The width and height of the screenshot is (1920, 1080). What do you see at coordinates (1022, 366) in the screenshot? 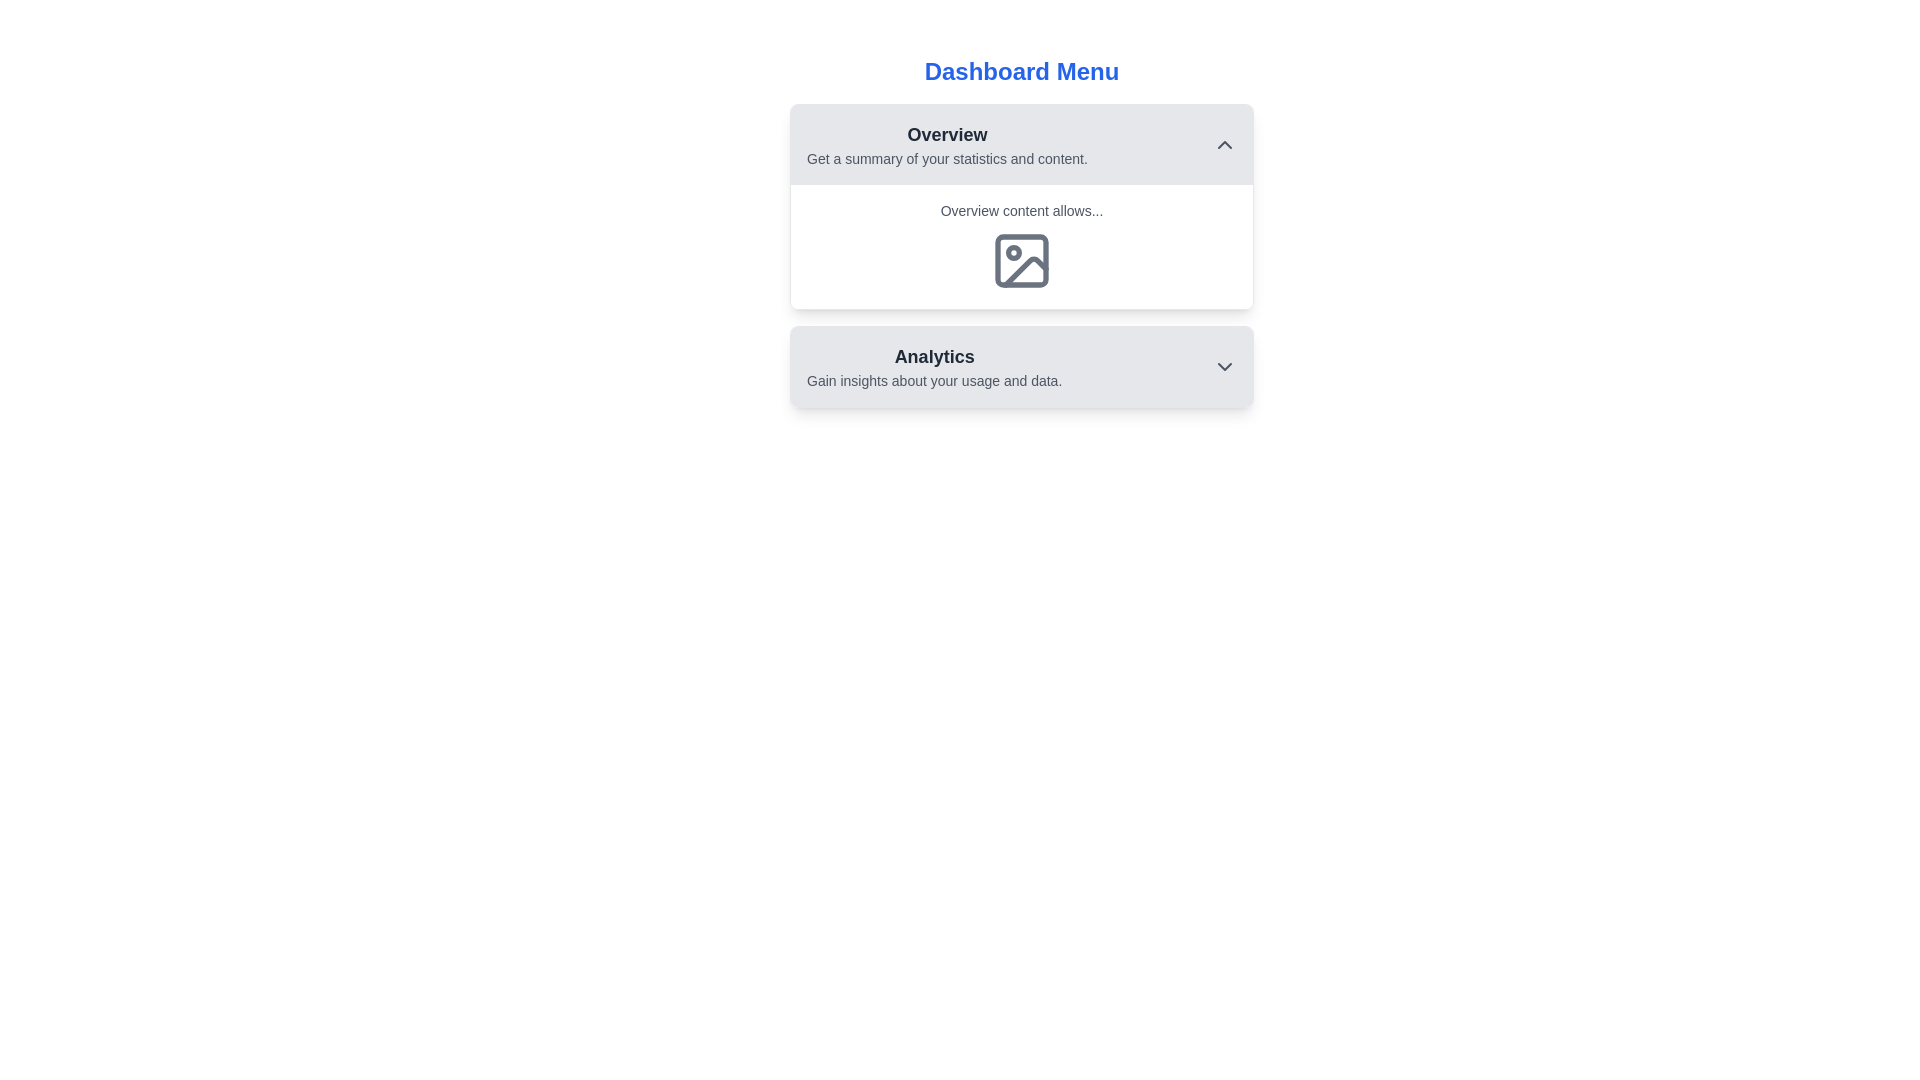
I see `the 'Analytics' section header` at bounding box center [1022, 366].